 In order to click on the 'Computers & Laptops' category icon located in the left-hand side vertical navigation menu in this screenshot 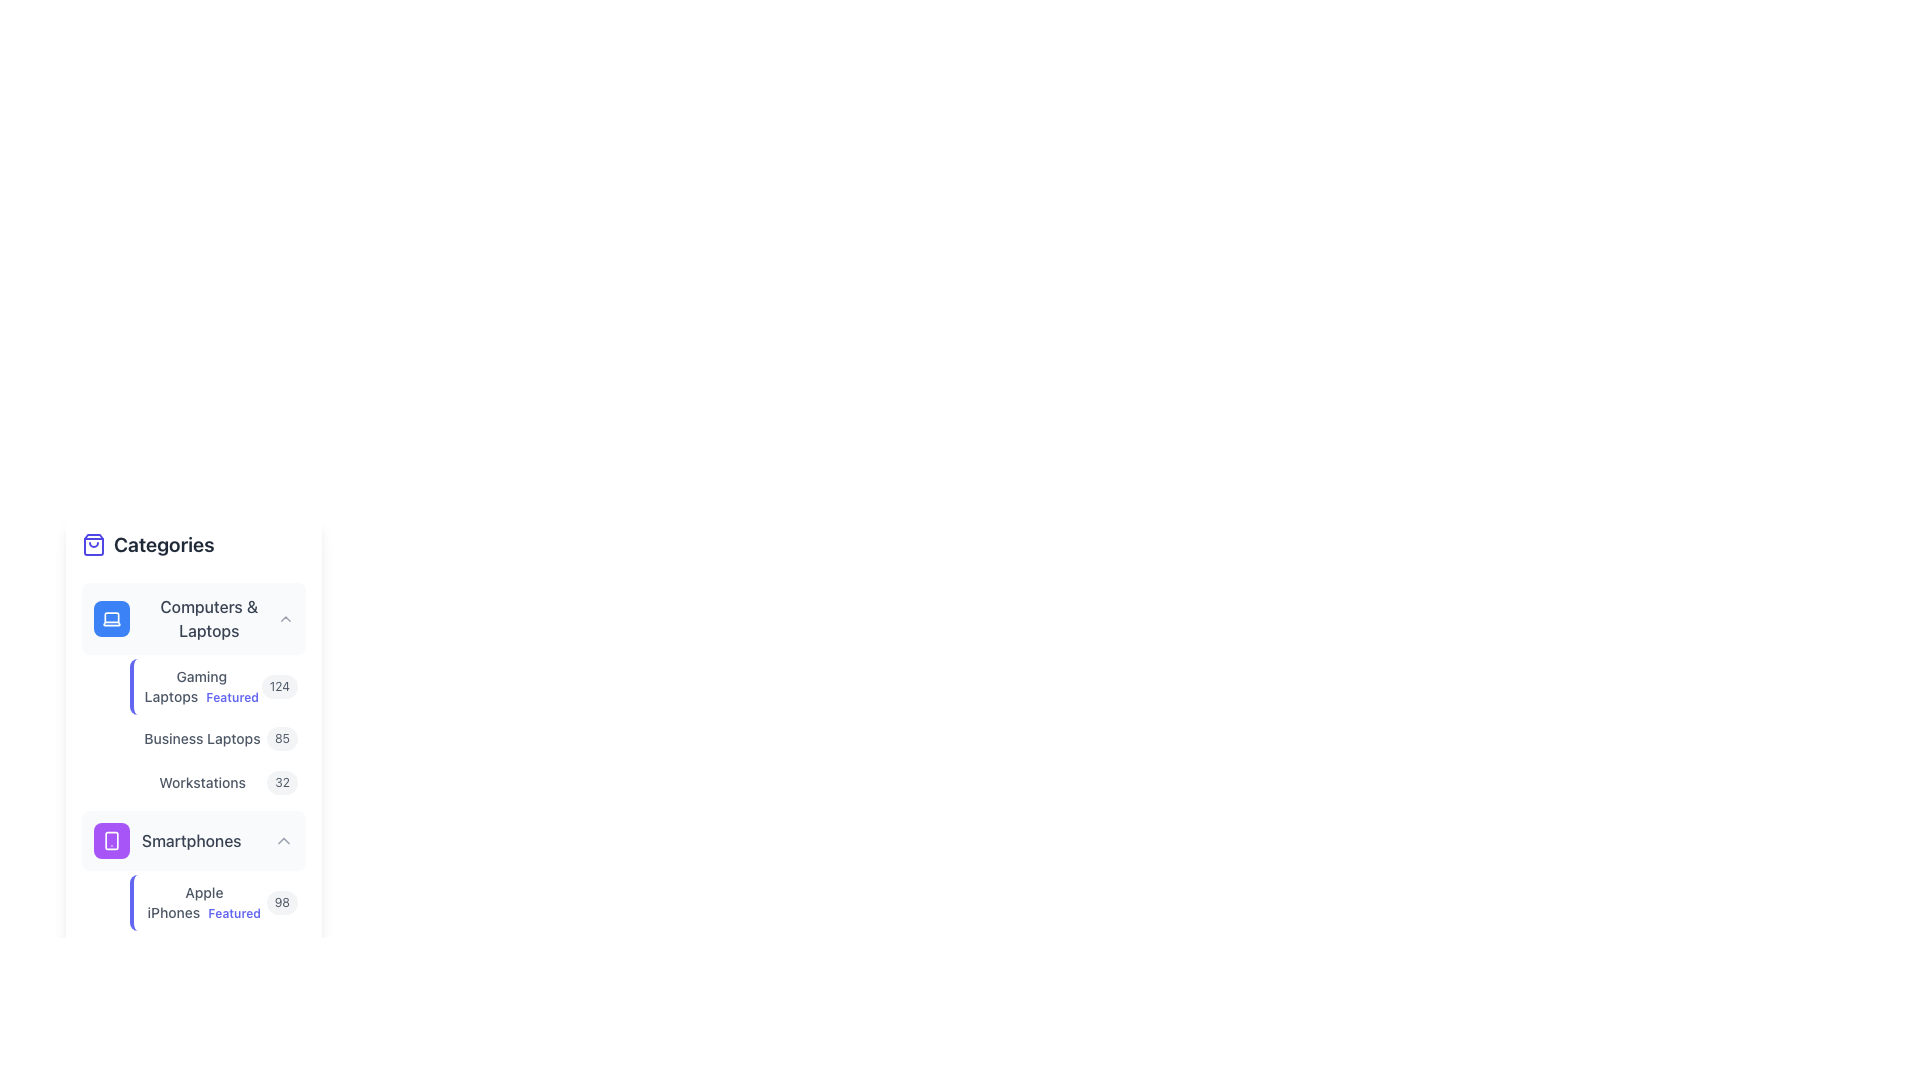, I will do `click(110, 617)`.